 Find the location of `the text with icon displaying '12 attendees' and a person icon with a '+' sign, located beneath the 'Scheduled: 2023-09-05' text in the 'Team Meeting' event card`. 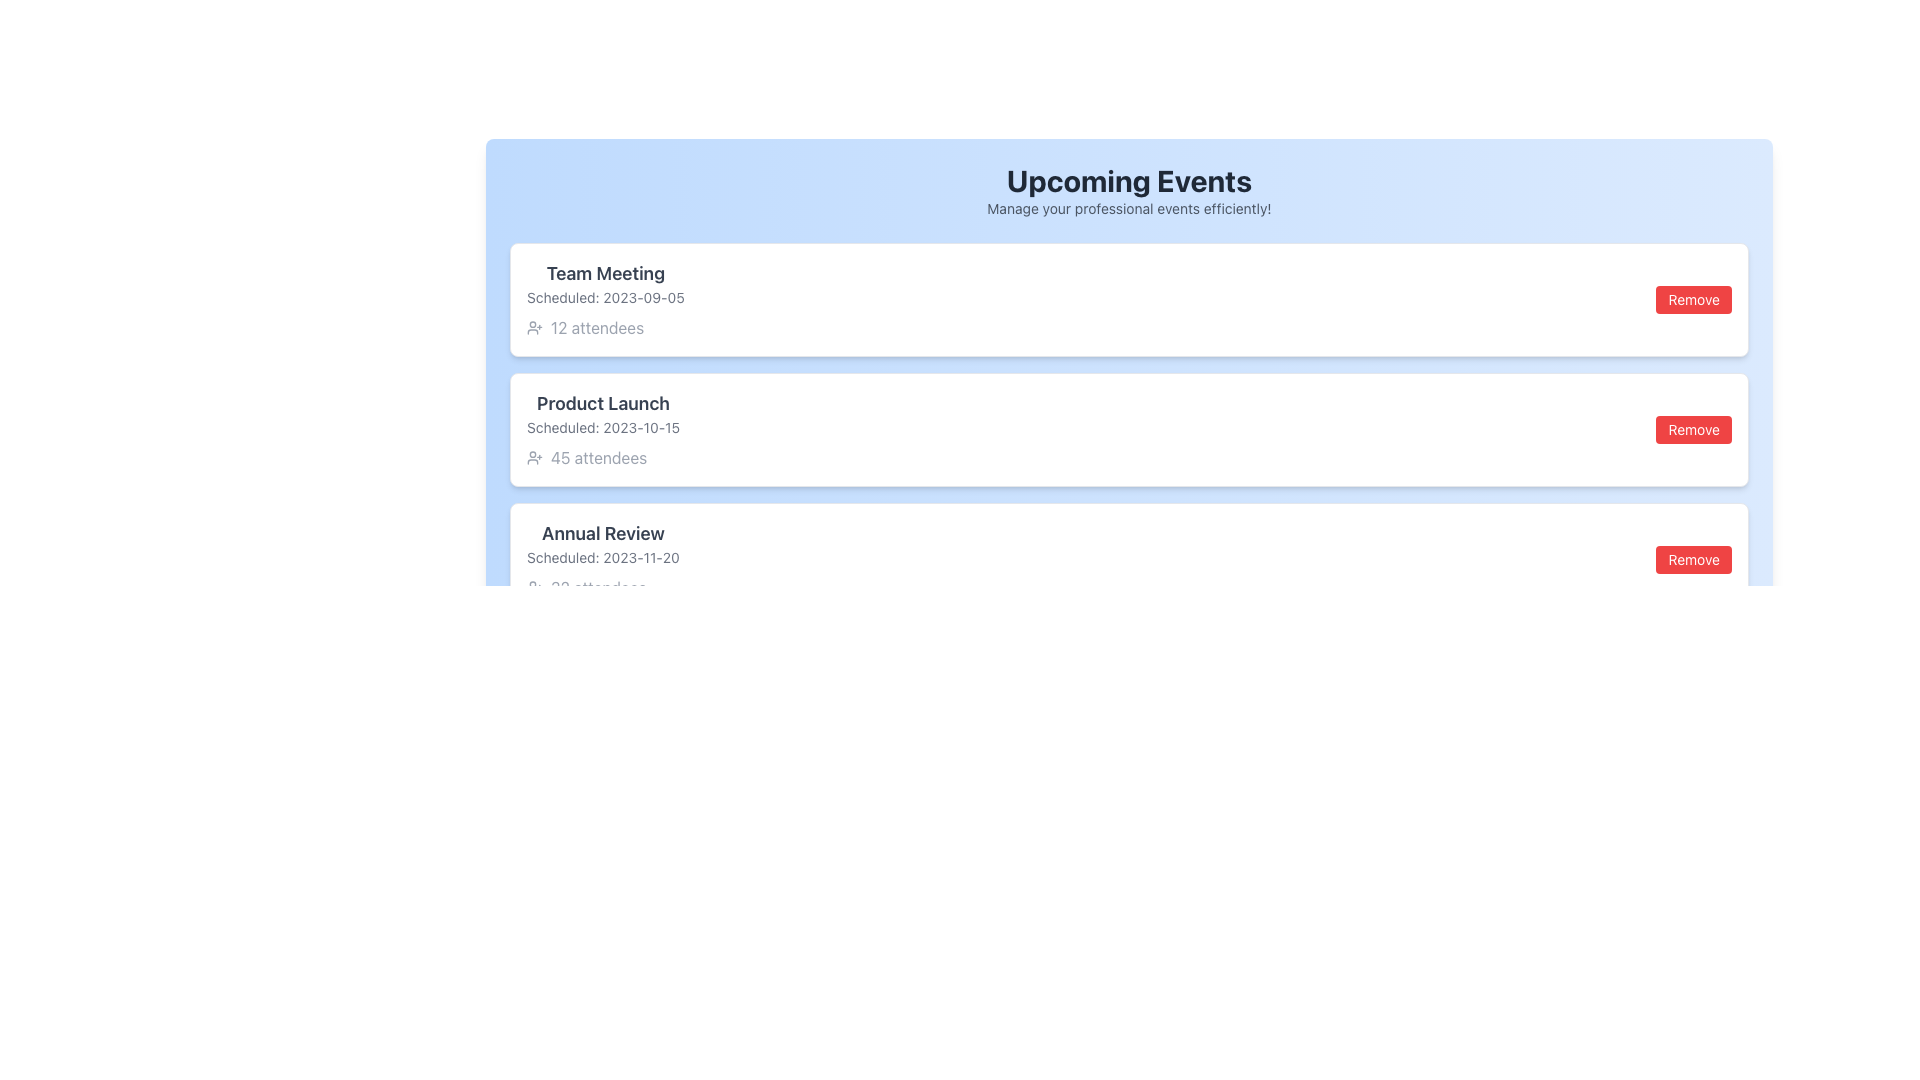

the text with icon displaying '12 attendees' and a person icon with a '+' sign, located beneath the 'Scheduled: 2023-09-05' text in the 'Team Meeting' event card is located at coordinates (604, 326).